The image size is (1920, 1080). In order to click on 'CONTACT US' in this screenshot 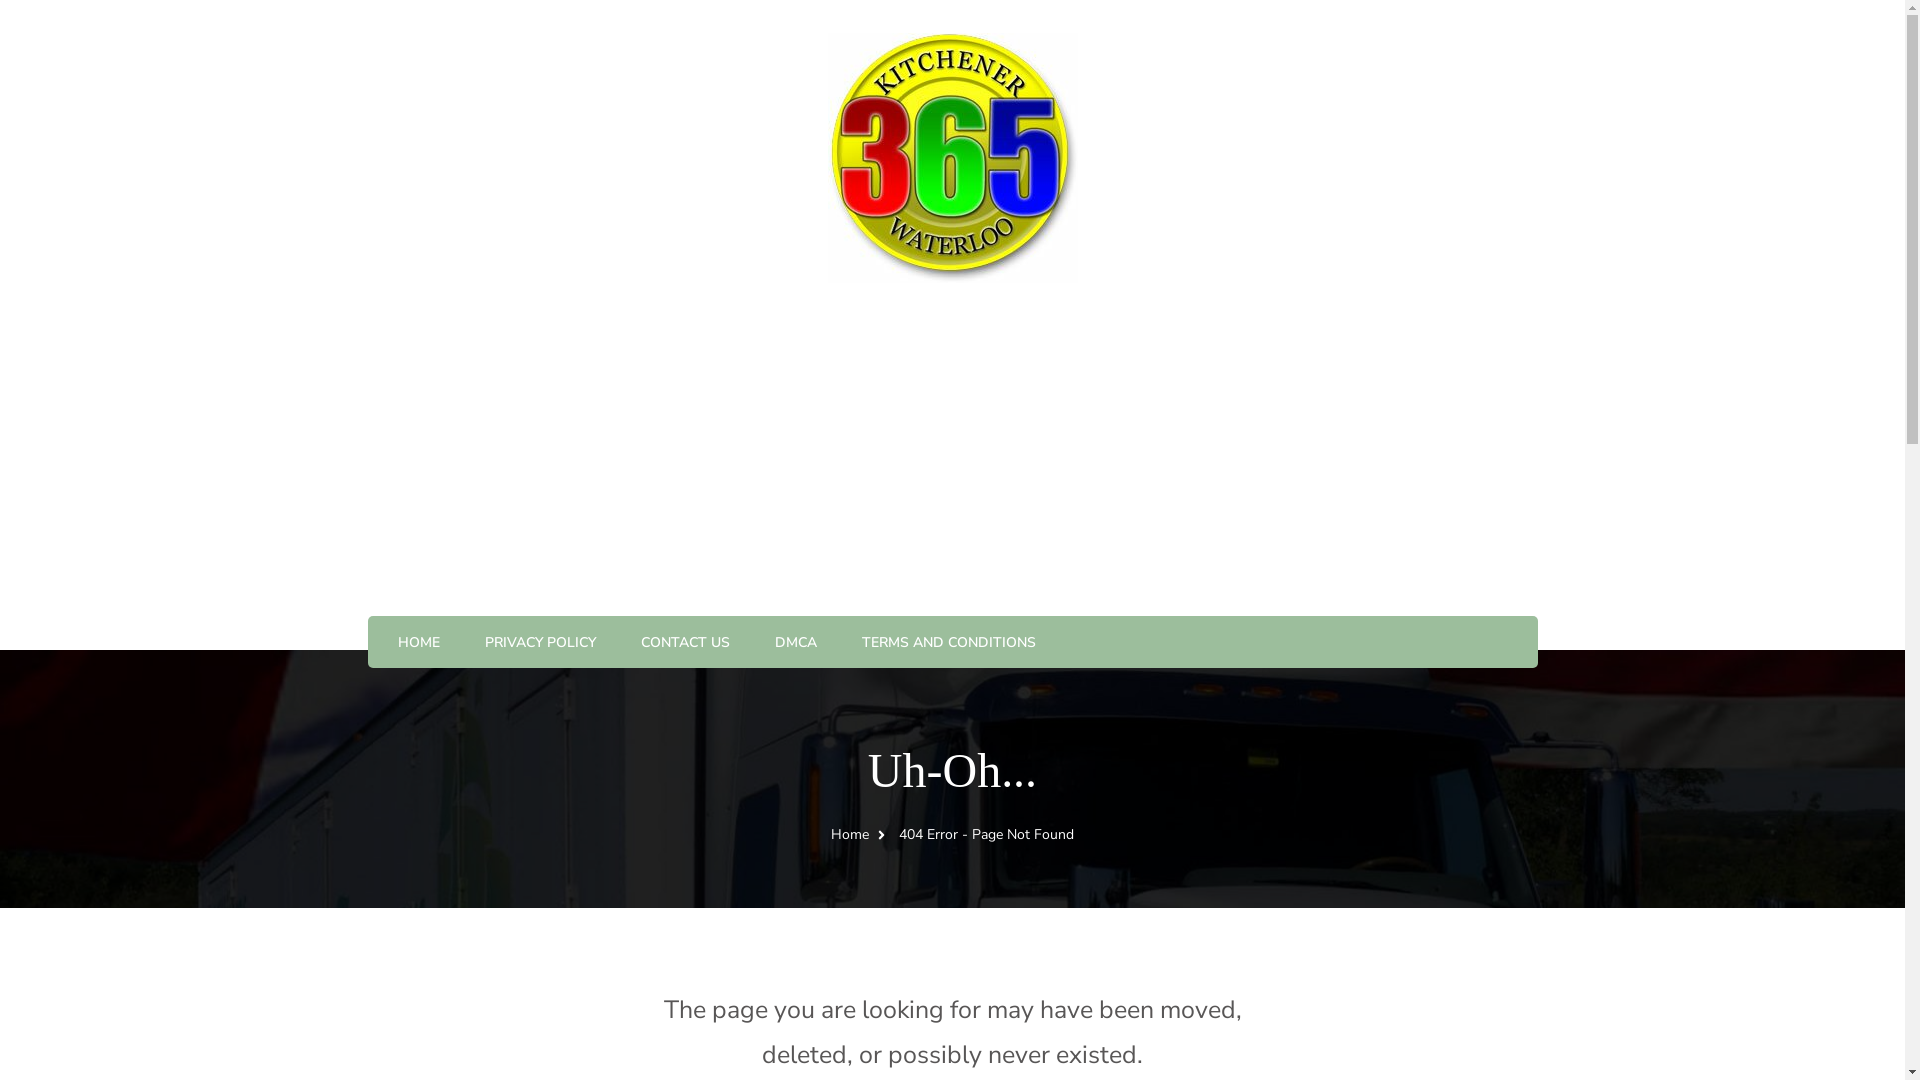, I will do `click(684, 644)`.